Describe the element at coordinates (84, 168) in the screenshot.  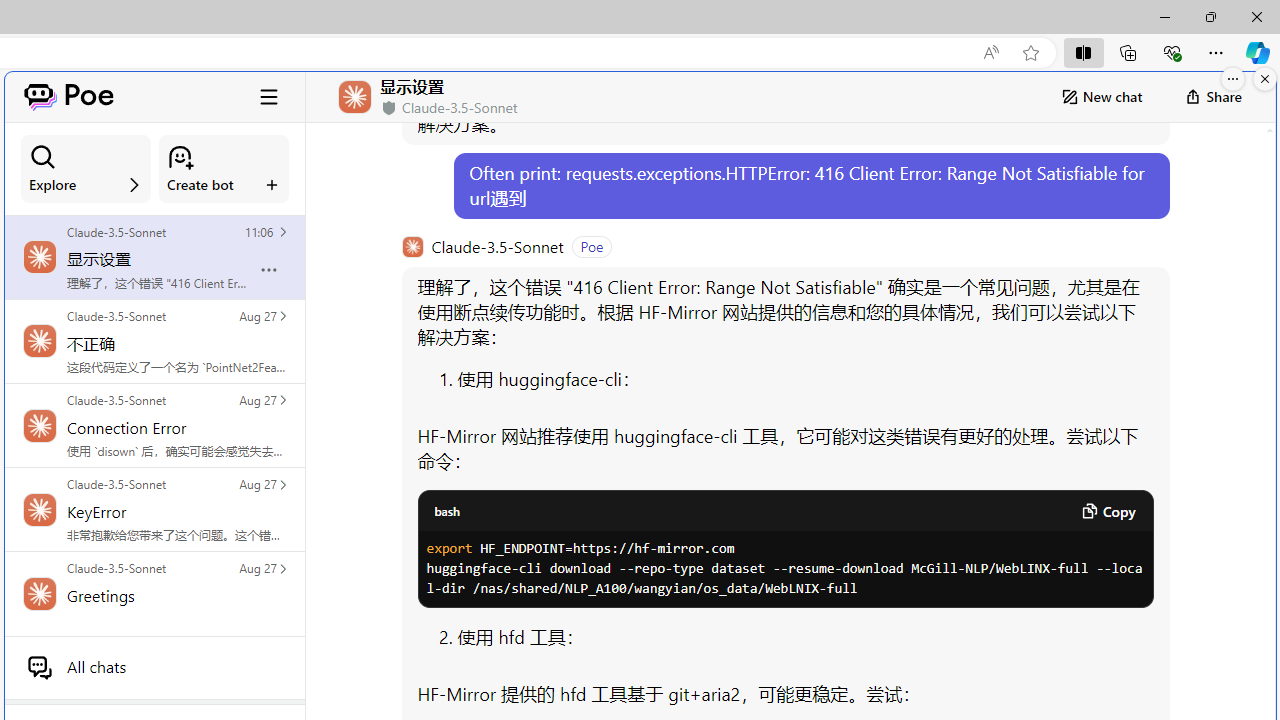
I see `'Explore'` at that location.